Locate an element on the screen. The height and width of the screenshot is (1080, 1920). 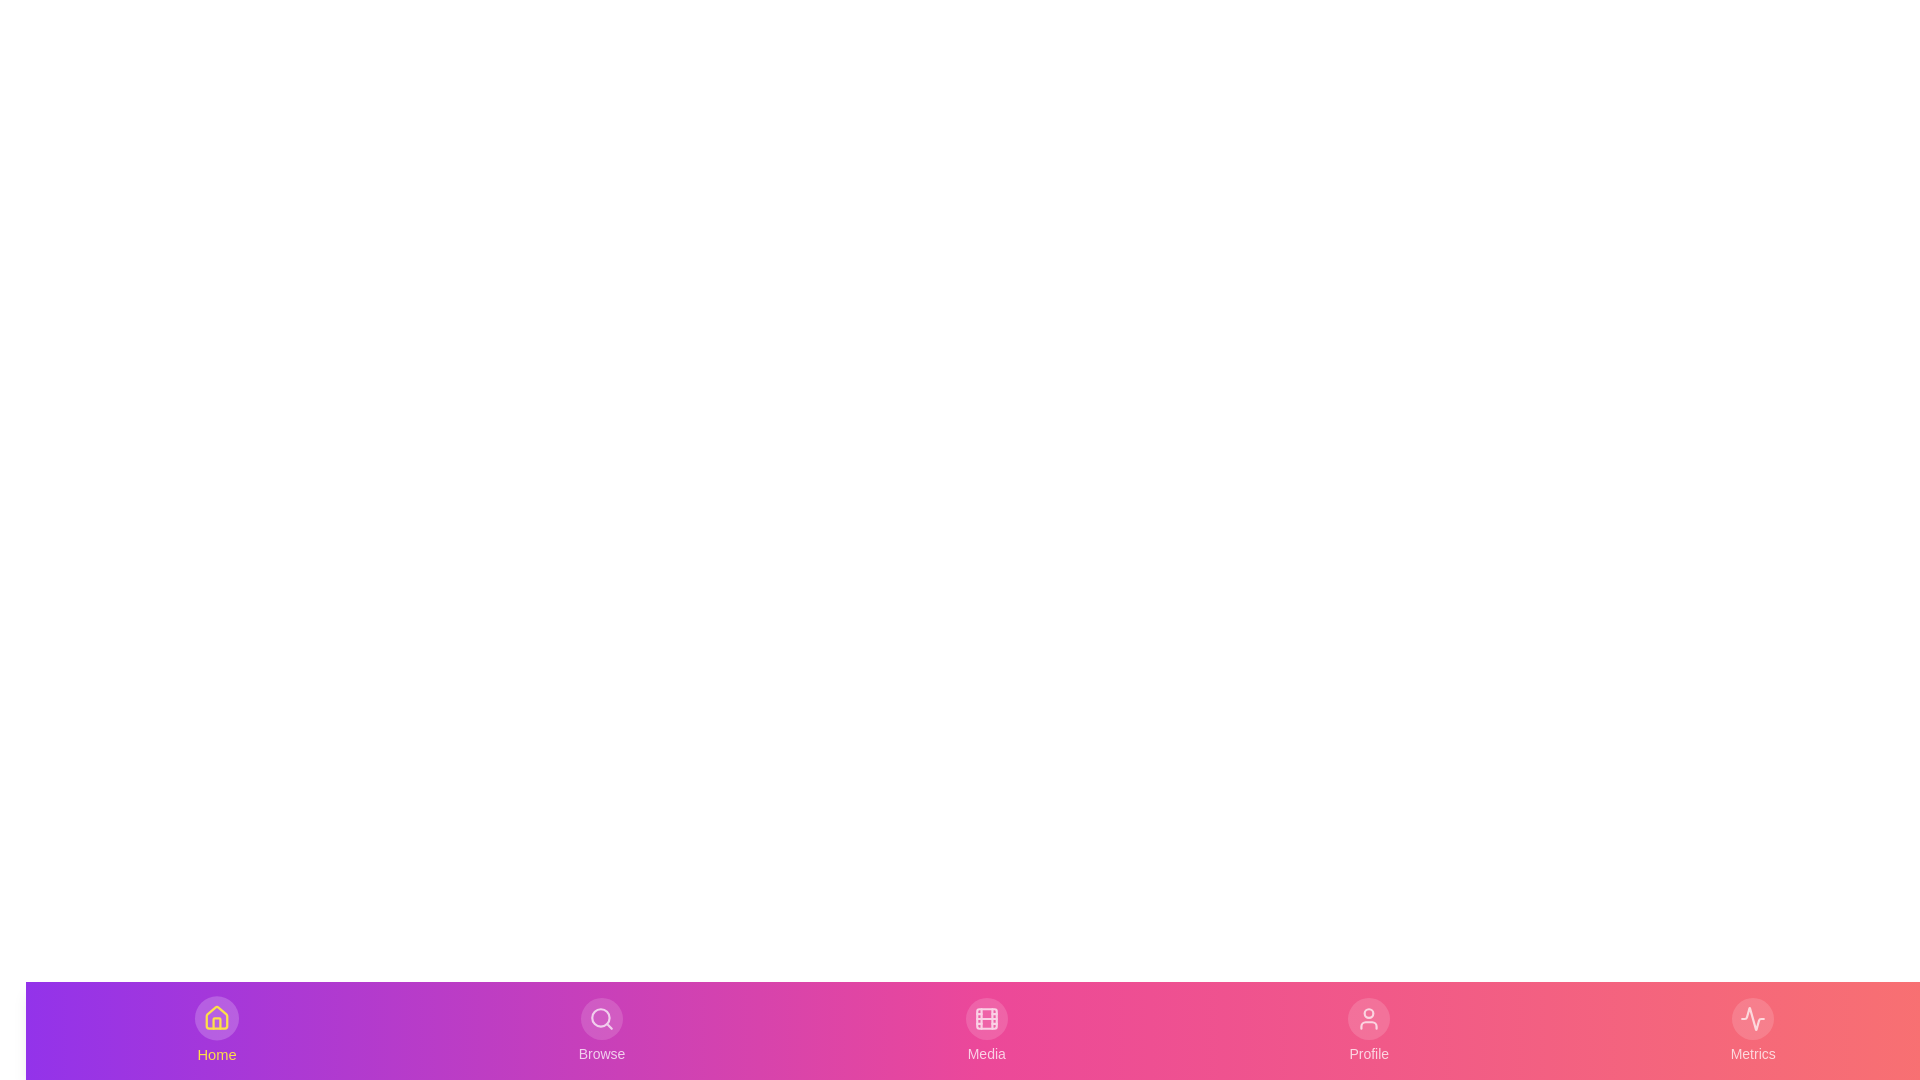
the Browse tab to activate it is located at coordinates (600, 1030).